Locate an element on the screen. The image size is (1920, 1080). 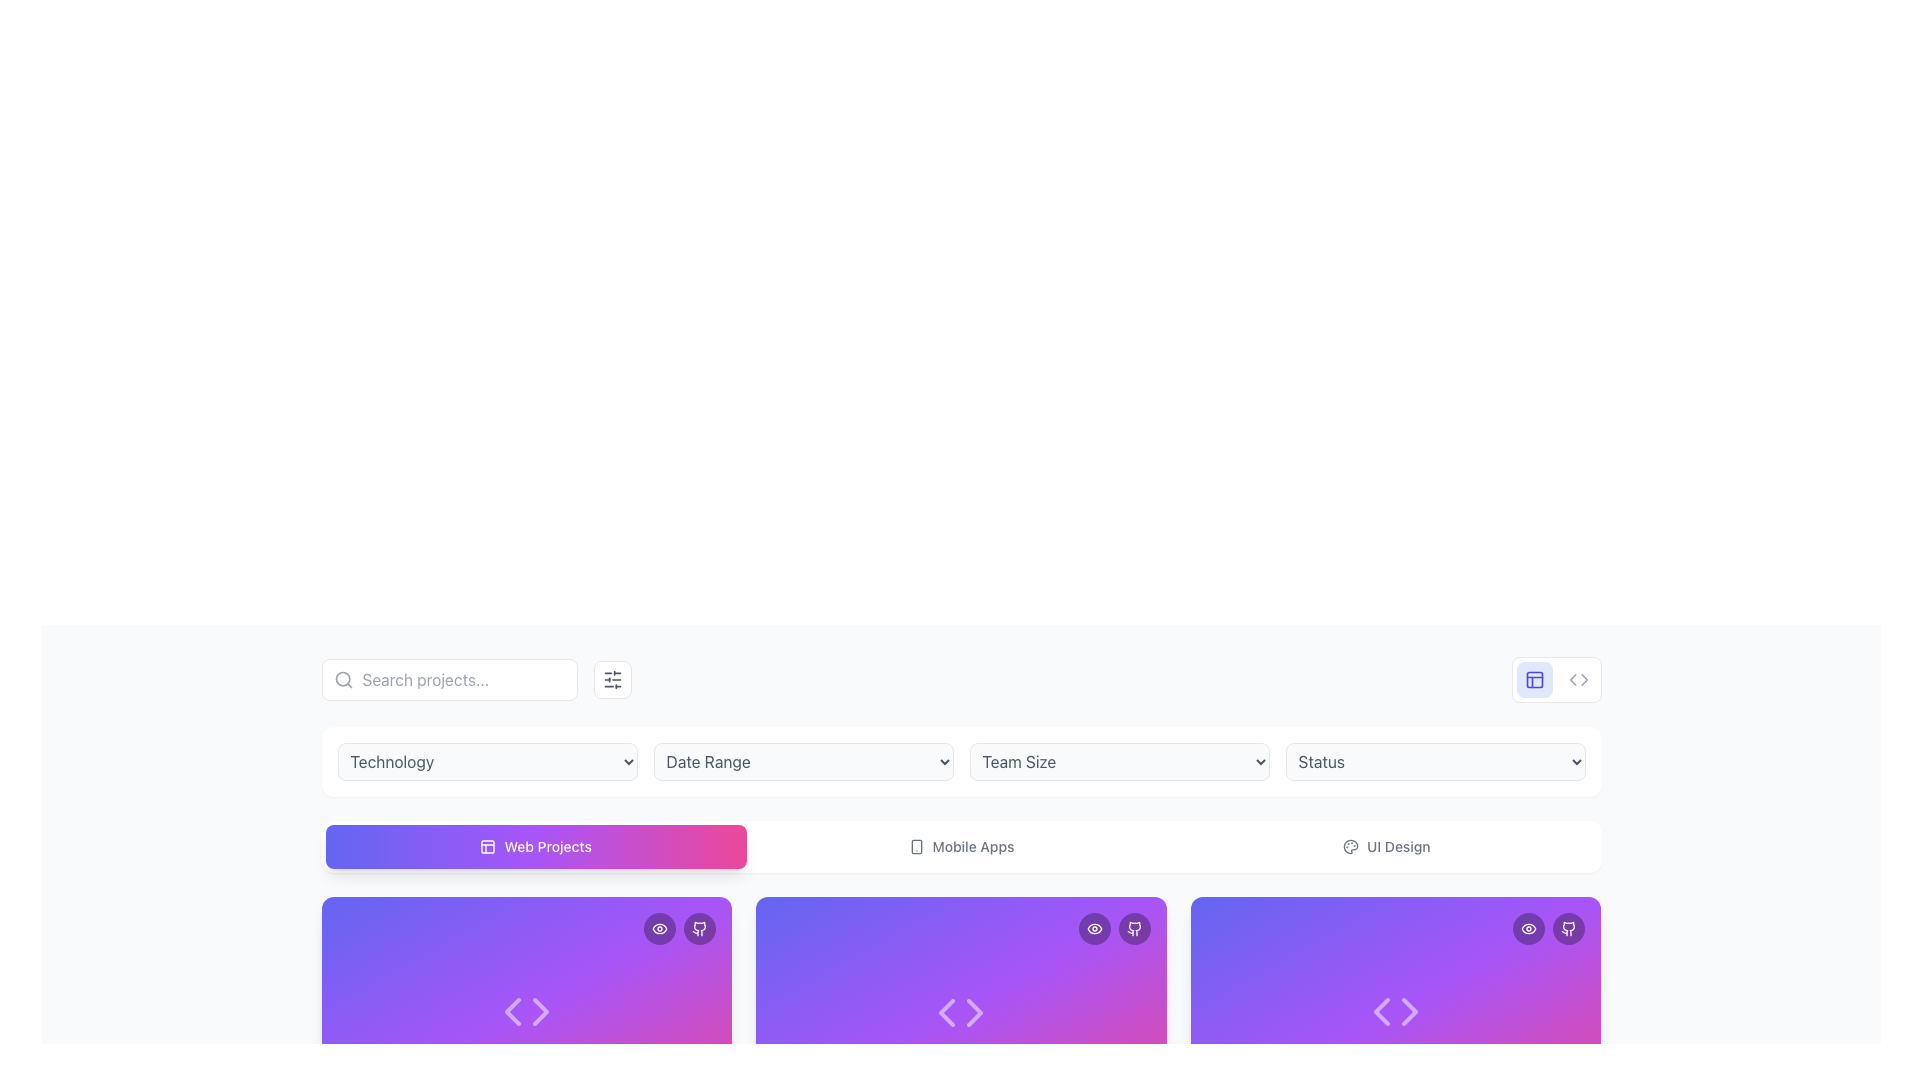
the leftmost triangular arrow icon pointing to the left, which is part of a navigation feature on a purple background is located at coordinates (1381, 1012).